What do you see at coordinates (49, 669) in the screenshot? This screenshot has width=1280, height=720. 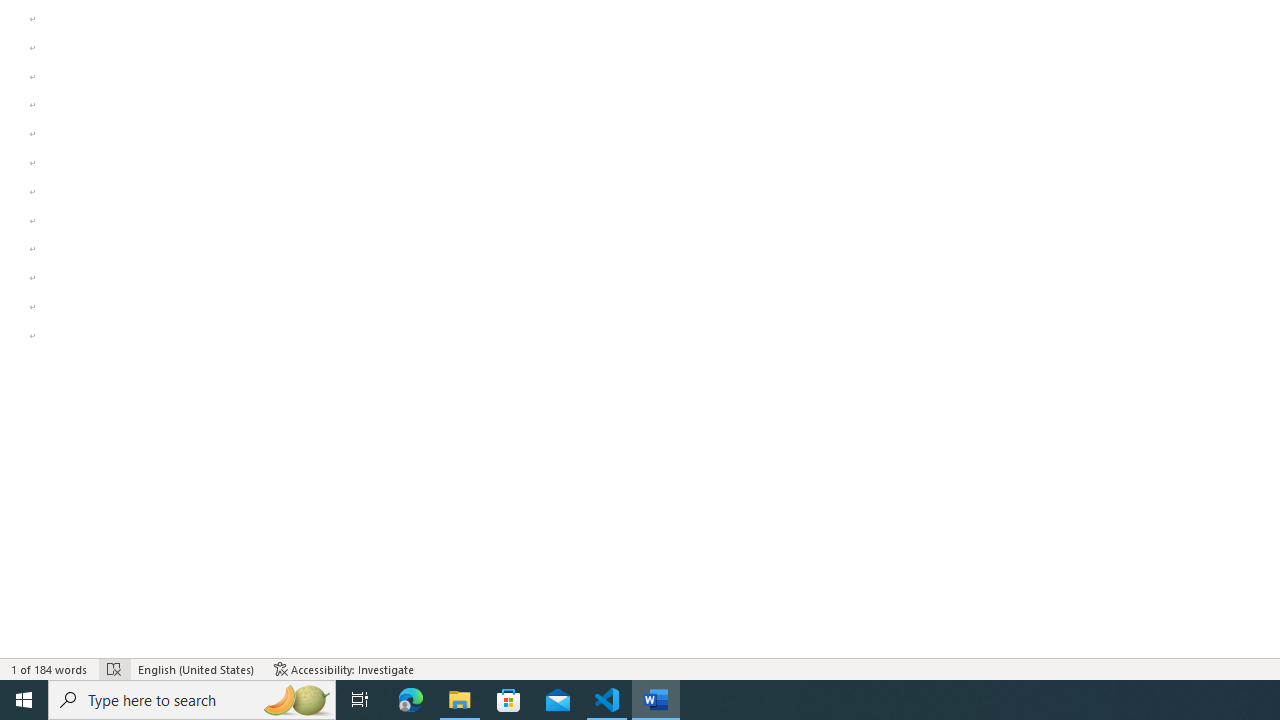 I see `'Word Count 1 of 184 words'` at bounding box center [49, 669].